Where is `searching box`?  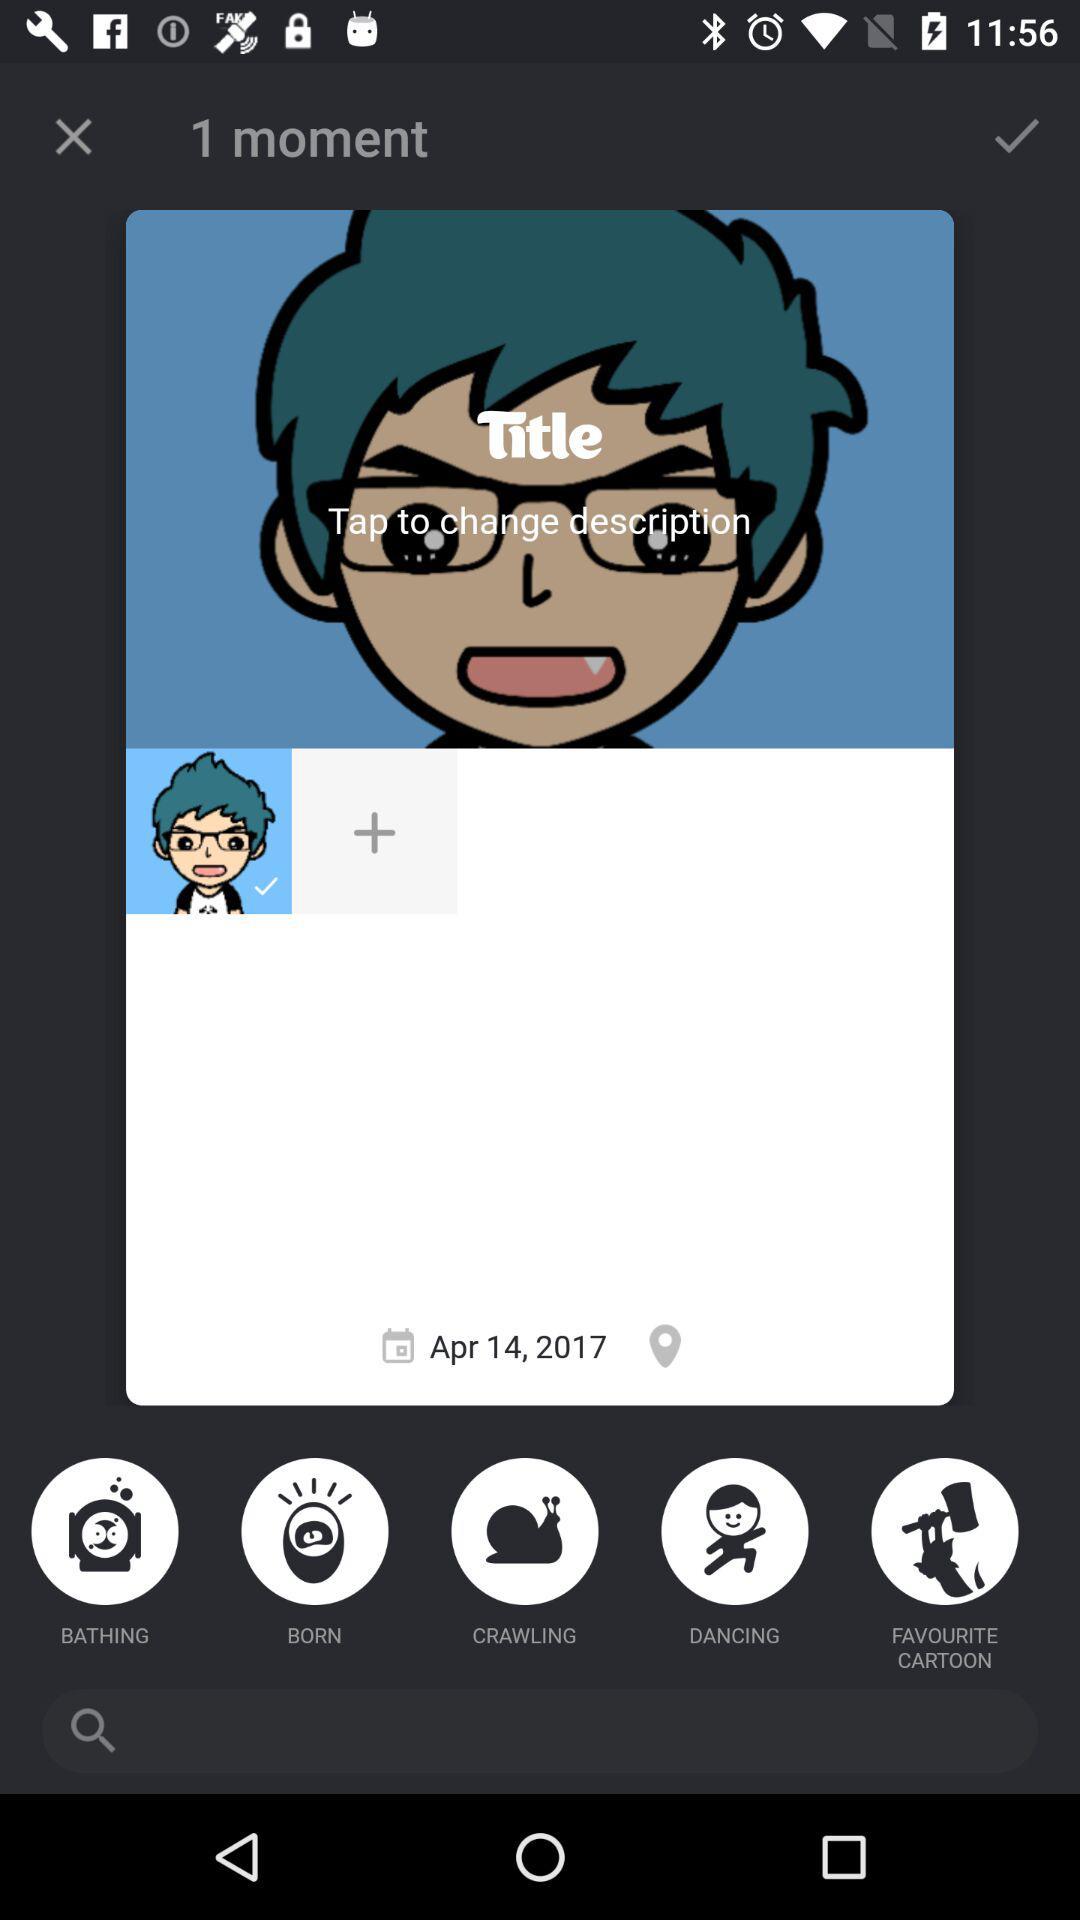 searching box is located at coordinates (540, 1730).